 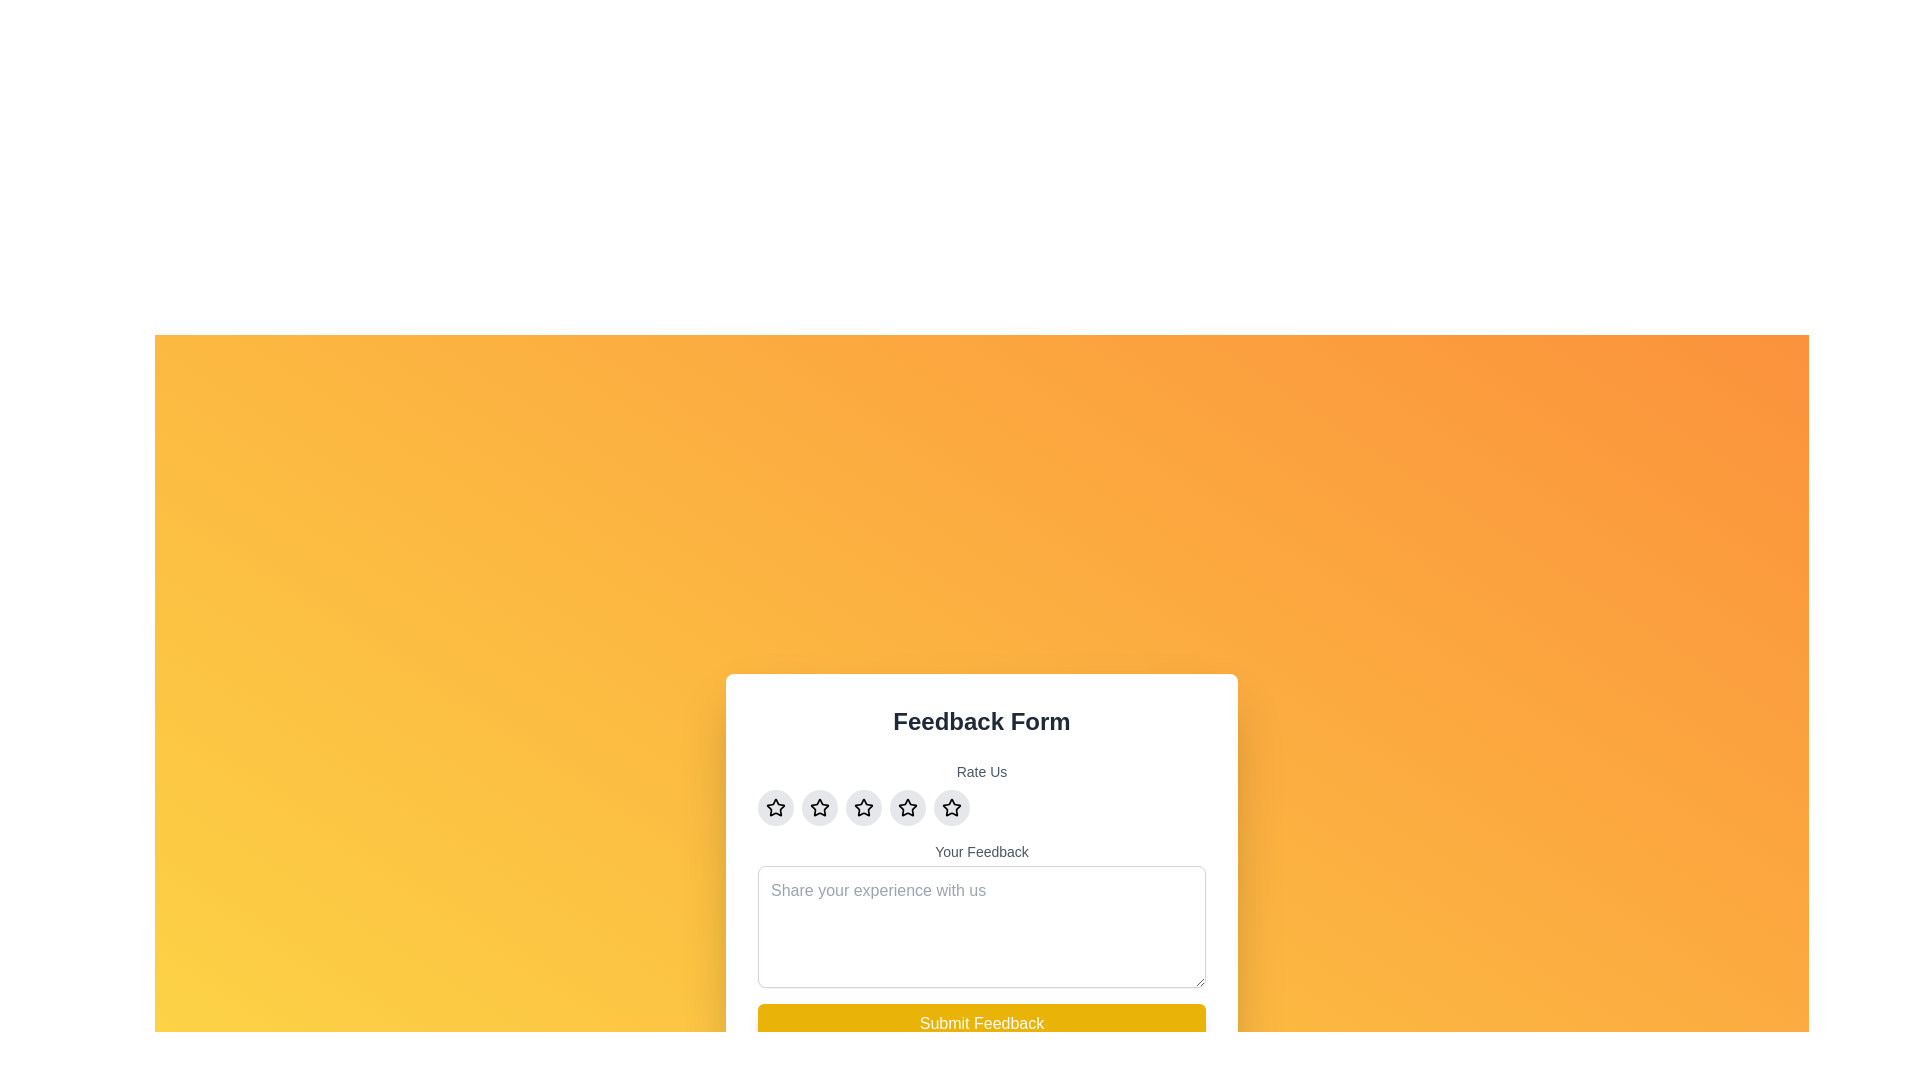 I want to click on the third star button with a light gray background and a black outlined star icon in the 'Rate Us' section to interact with it, so click(x=864, y=806).